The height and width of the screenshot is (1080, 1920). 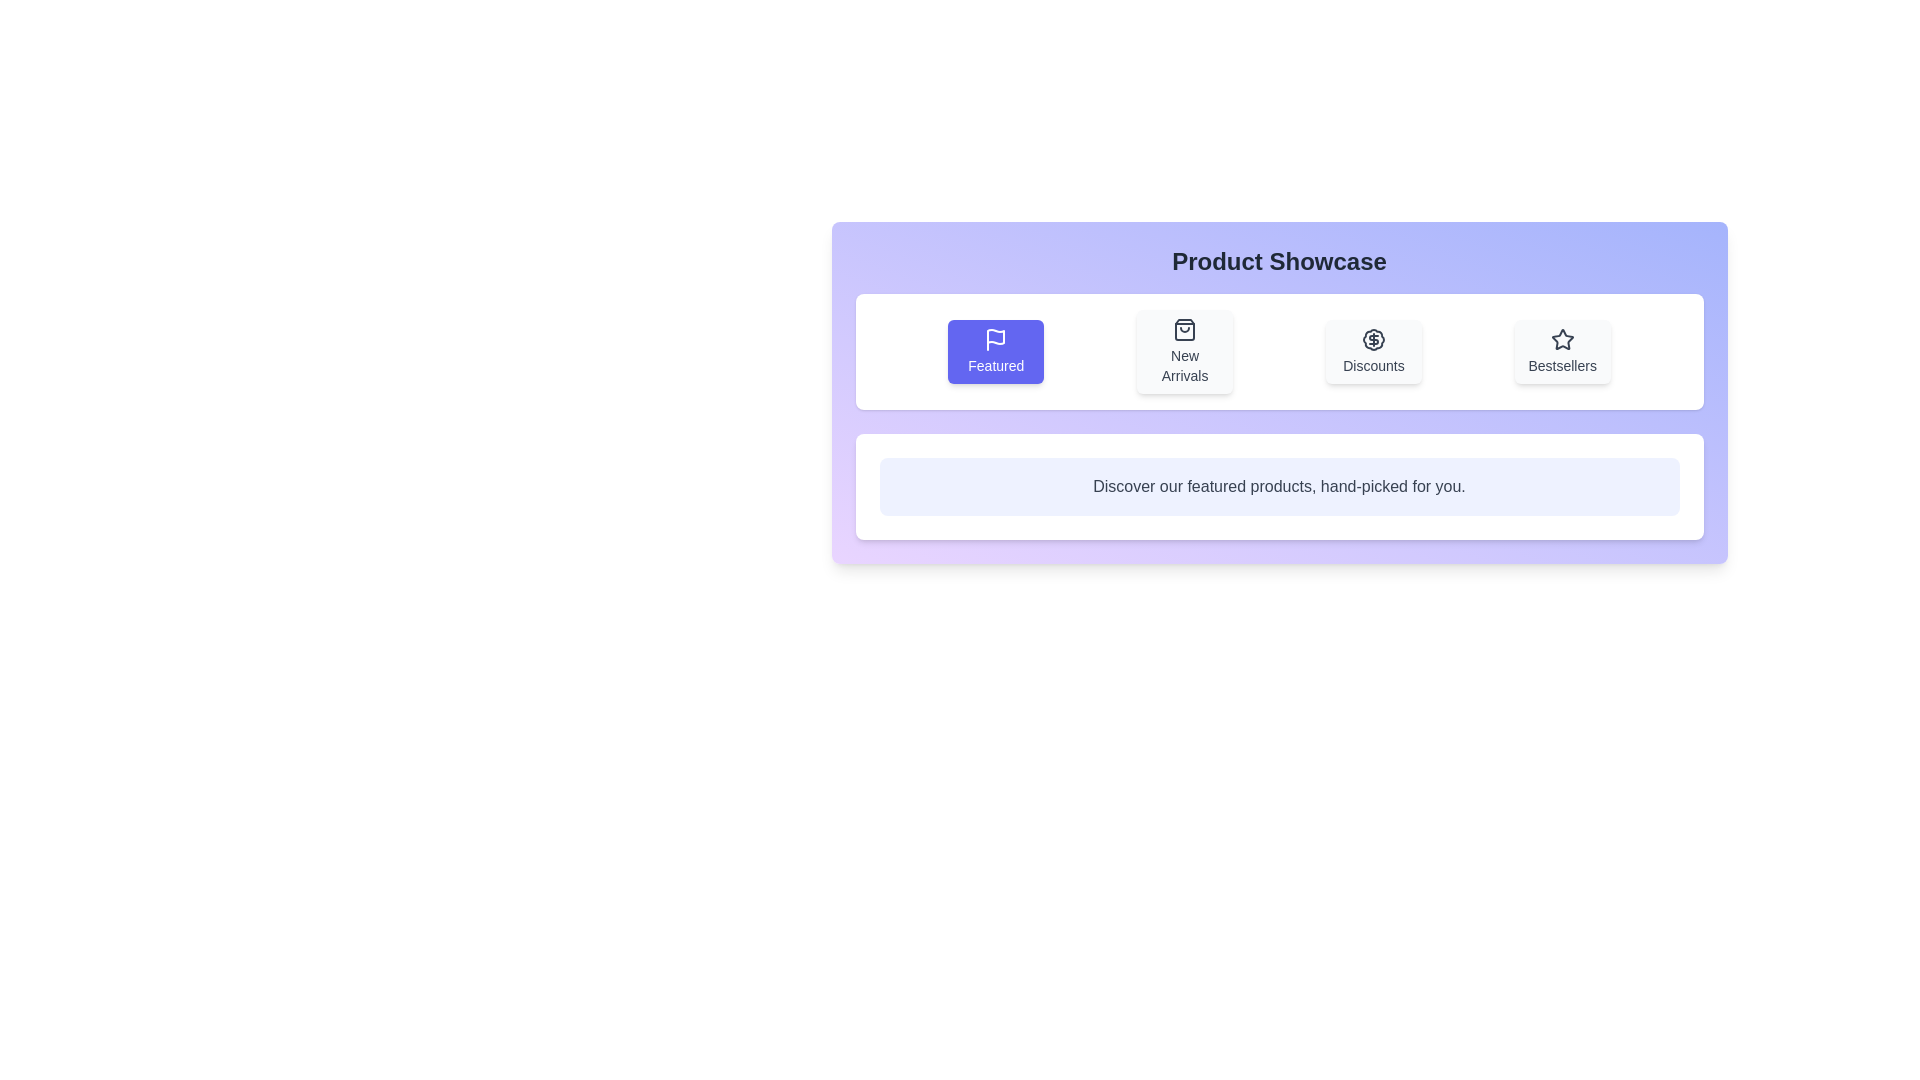 I want to click on the fourth button in the 'Product Showcase' section to activate visual feedback, so click(x=1561, y=350).